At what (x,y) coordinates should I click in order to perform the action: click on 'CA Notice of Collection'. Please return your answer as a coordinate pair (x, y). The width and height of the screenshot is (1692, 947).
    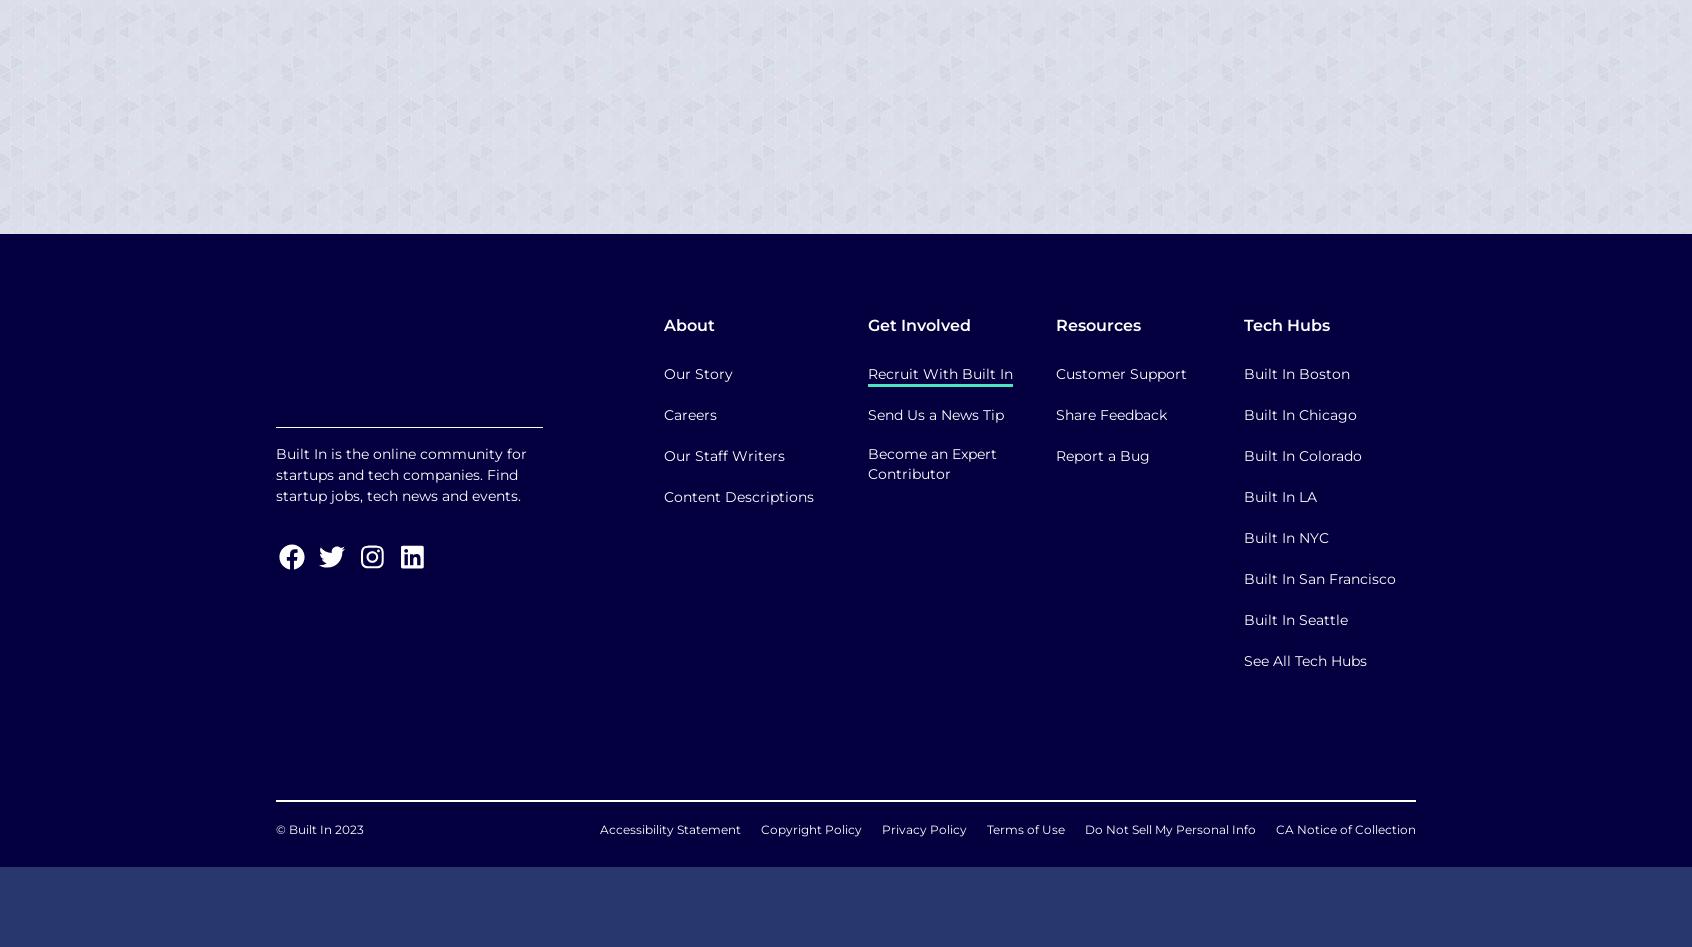
    Looking at the image, I should click on (1274, 829).